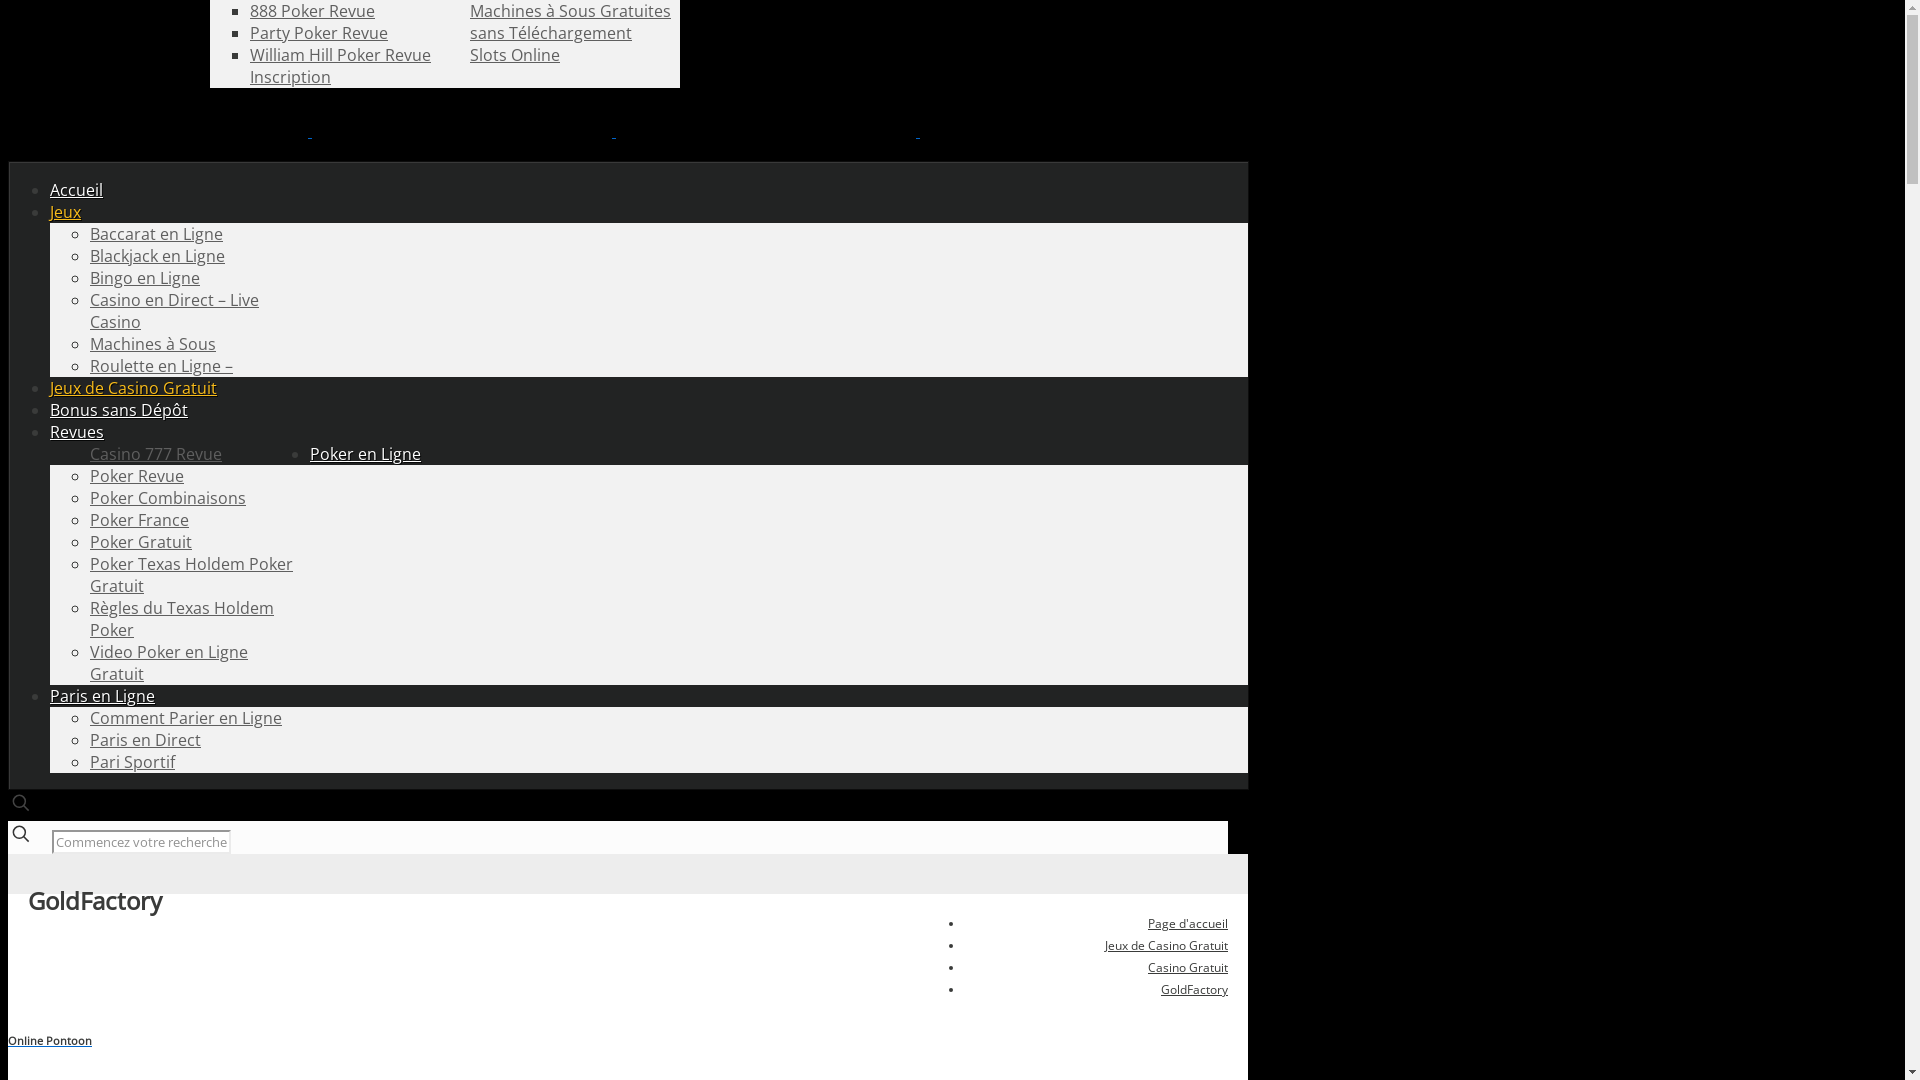 The width and height of the screenshot is (1920, 1080). I want to click on 'Slots Online', so click(514, 53).